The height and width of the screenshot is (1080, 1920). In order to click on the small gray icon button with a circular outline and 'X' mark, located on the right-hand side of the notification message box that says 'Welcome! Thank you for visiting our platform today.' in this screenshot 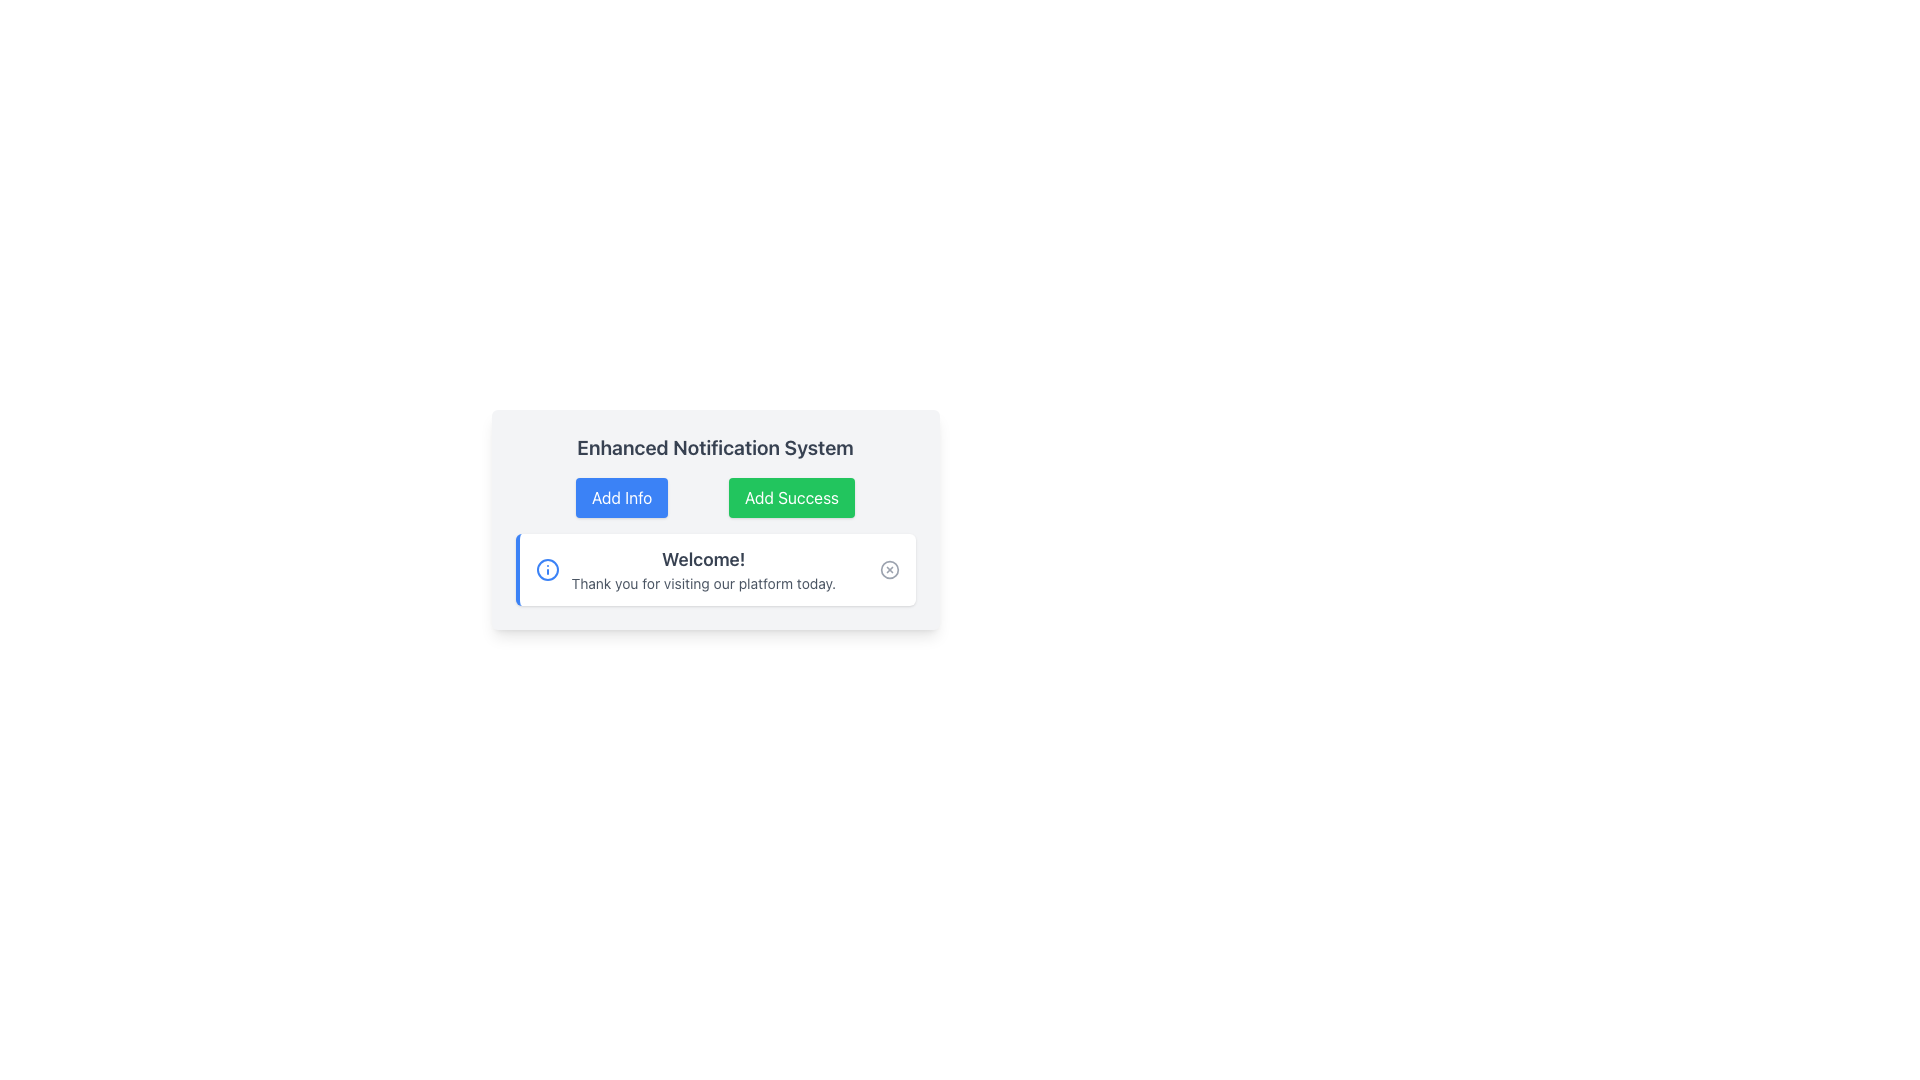, I will do `click(888, 570)`.